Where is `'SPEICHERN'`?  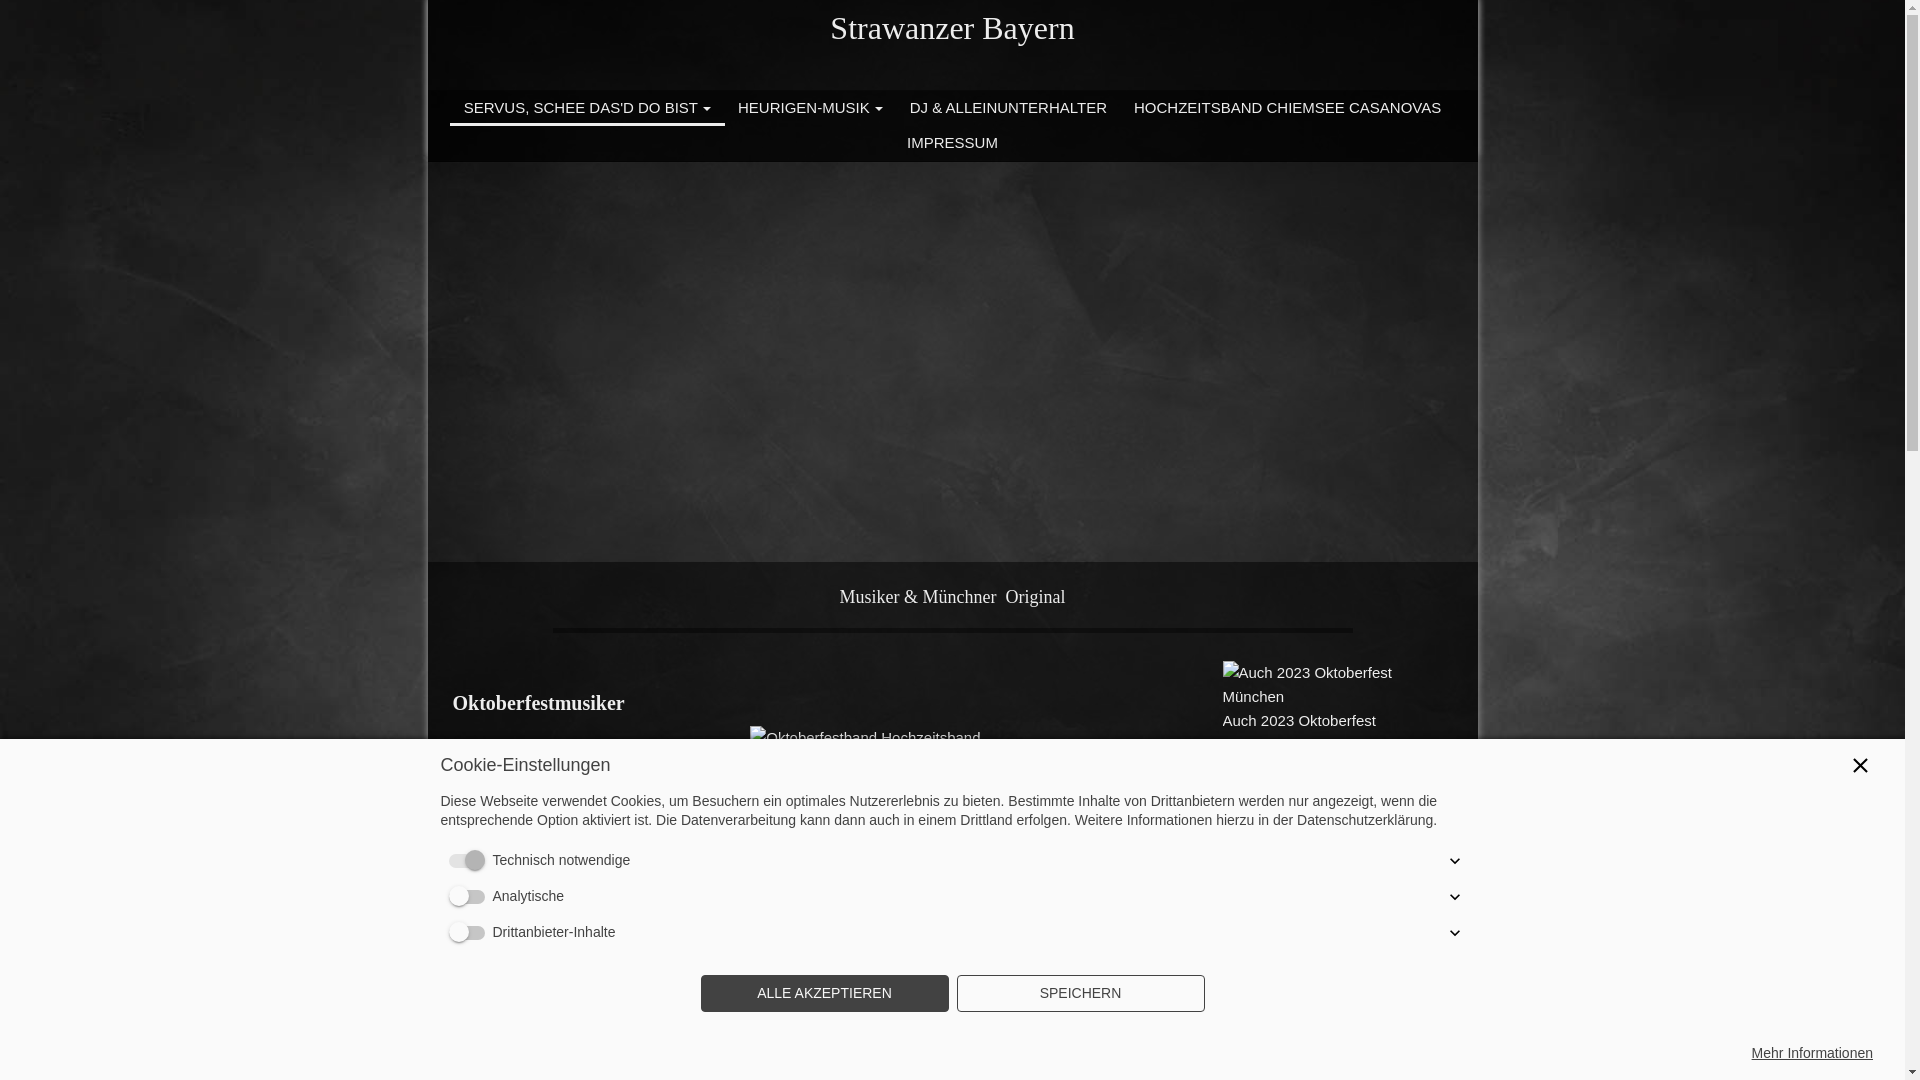 'SPEICHERN' is located at coordinates (1079, 994).